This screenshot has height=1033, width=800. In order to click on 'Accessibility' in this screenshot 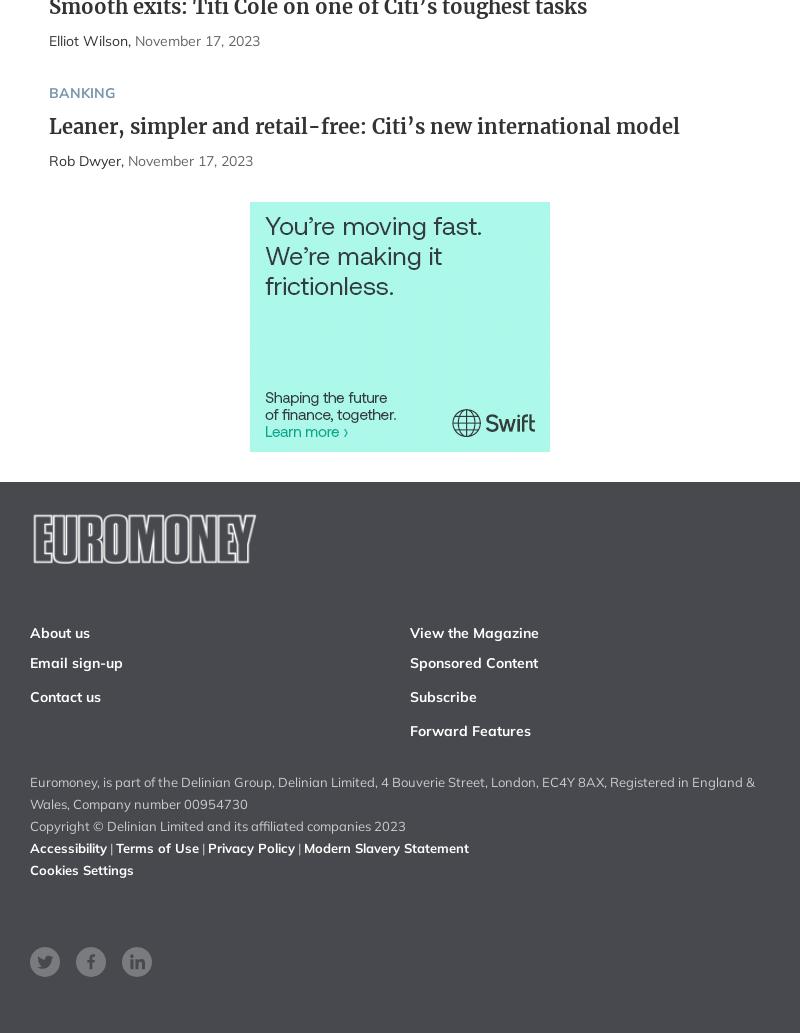, I will do `click(68, 847)`.